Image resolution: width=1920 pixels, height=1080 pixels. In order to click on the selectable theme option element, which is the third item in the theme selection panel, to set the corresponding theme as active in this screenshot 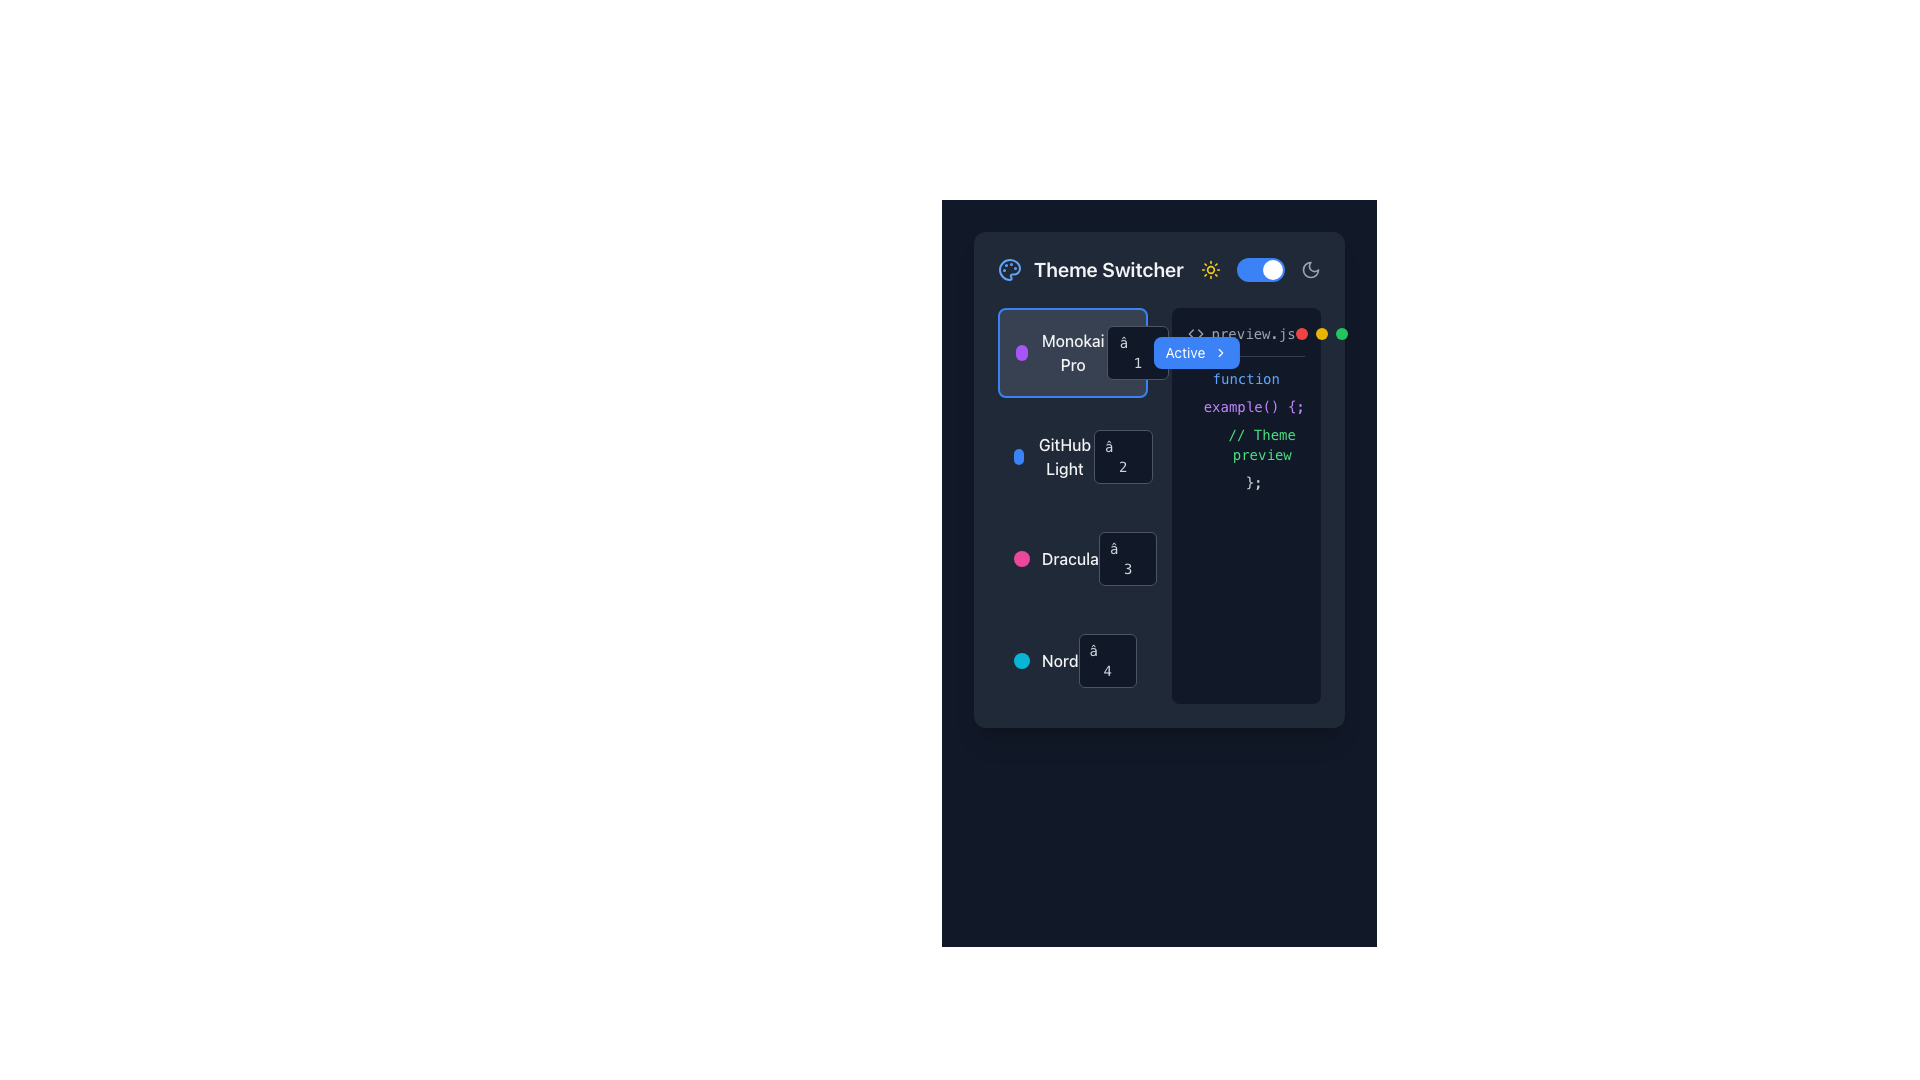, I will do `click(1055, 559)`.